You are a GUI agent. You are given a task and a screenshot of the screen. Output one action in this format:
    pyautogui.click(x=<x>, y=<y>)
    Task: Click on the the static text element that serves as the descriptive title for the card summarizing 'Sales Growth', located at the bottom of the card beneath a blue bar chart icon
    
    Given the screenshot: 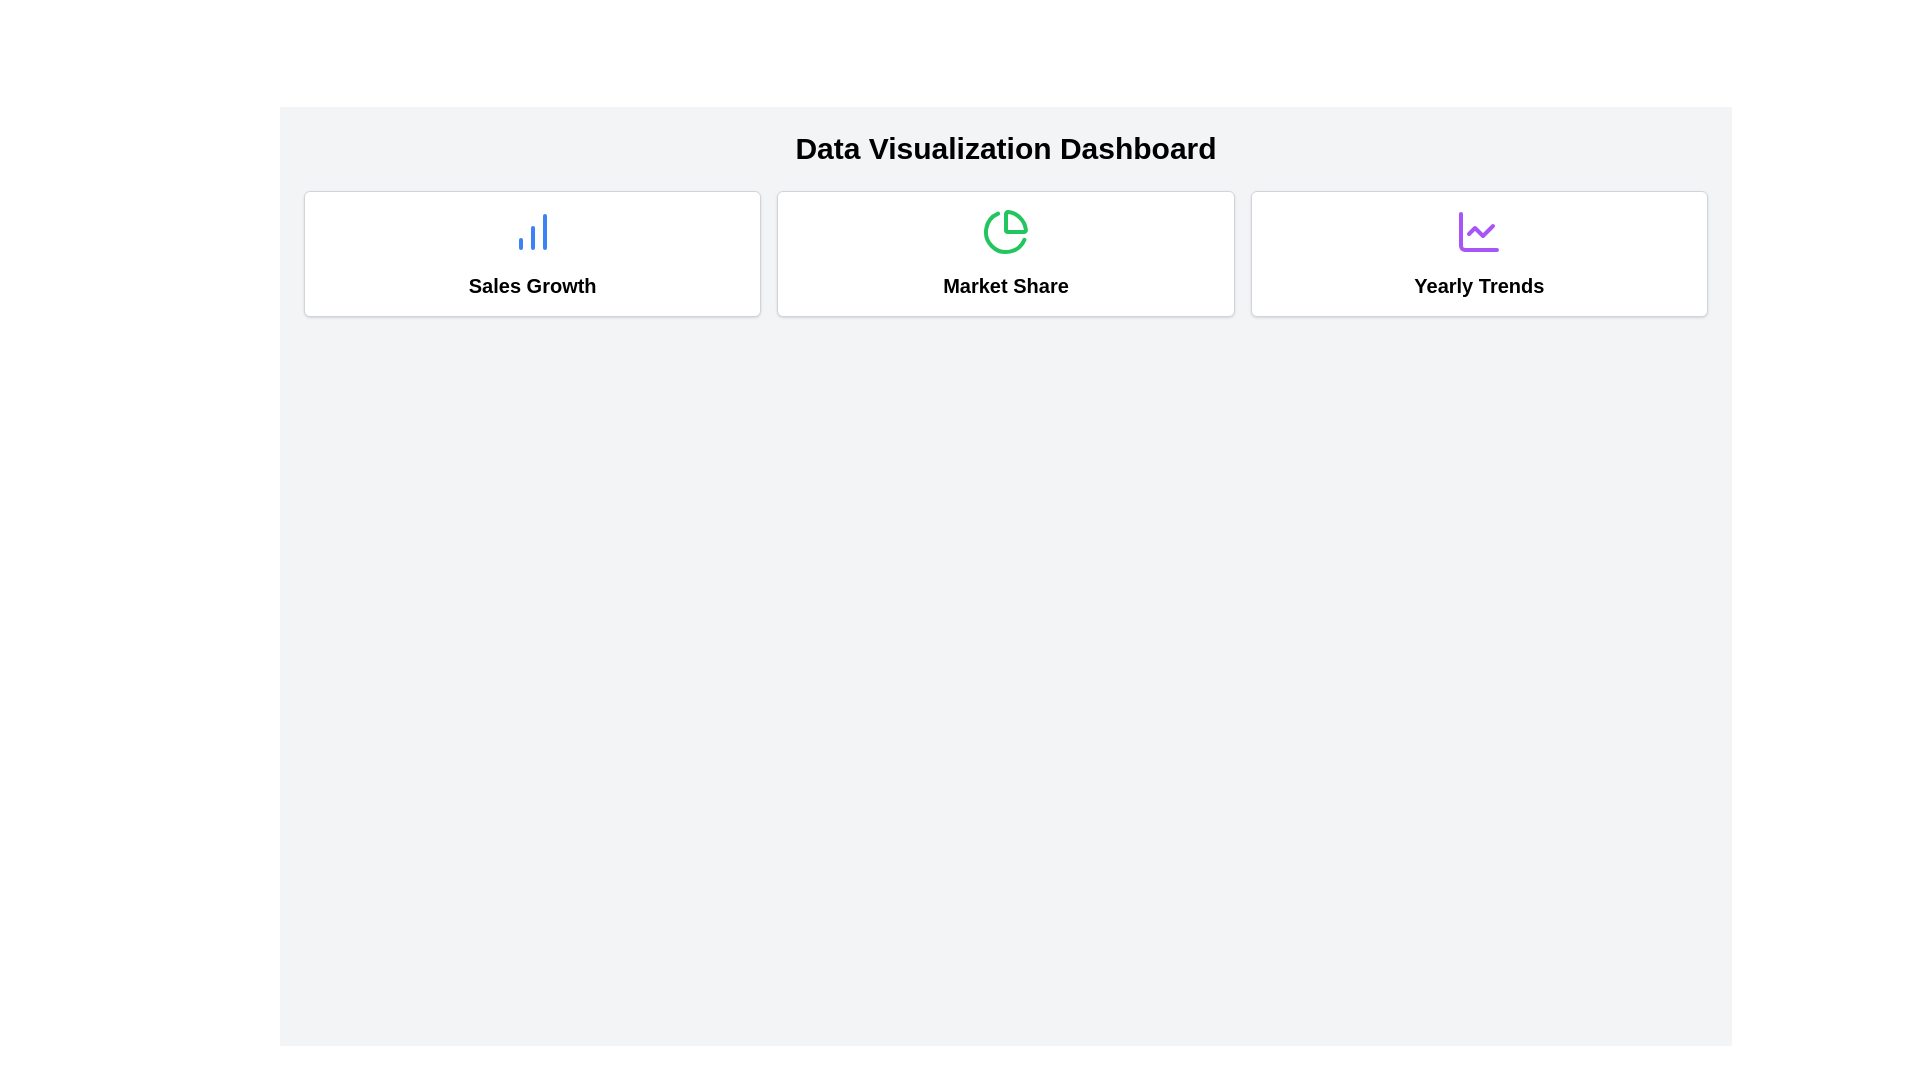 What is the action you would take?
    pyautogui.click(x=532, y=285)
    